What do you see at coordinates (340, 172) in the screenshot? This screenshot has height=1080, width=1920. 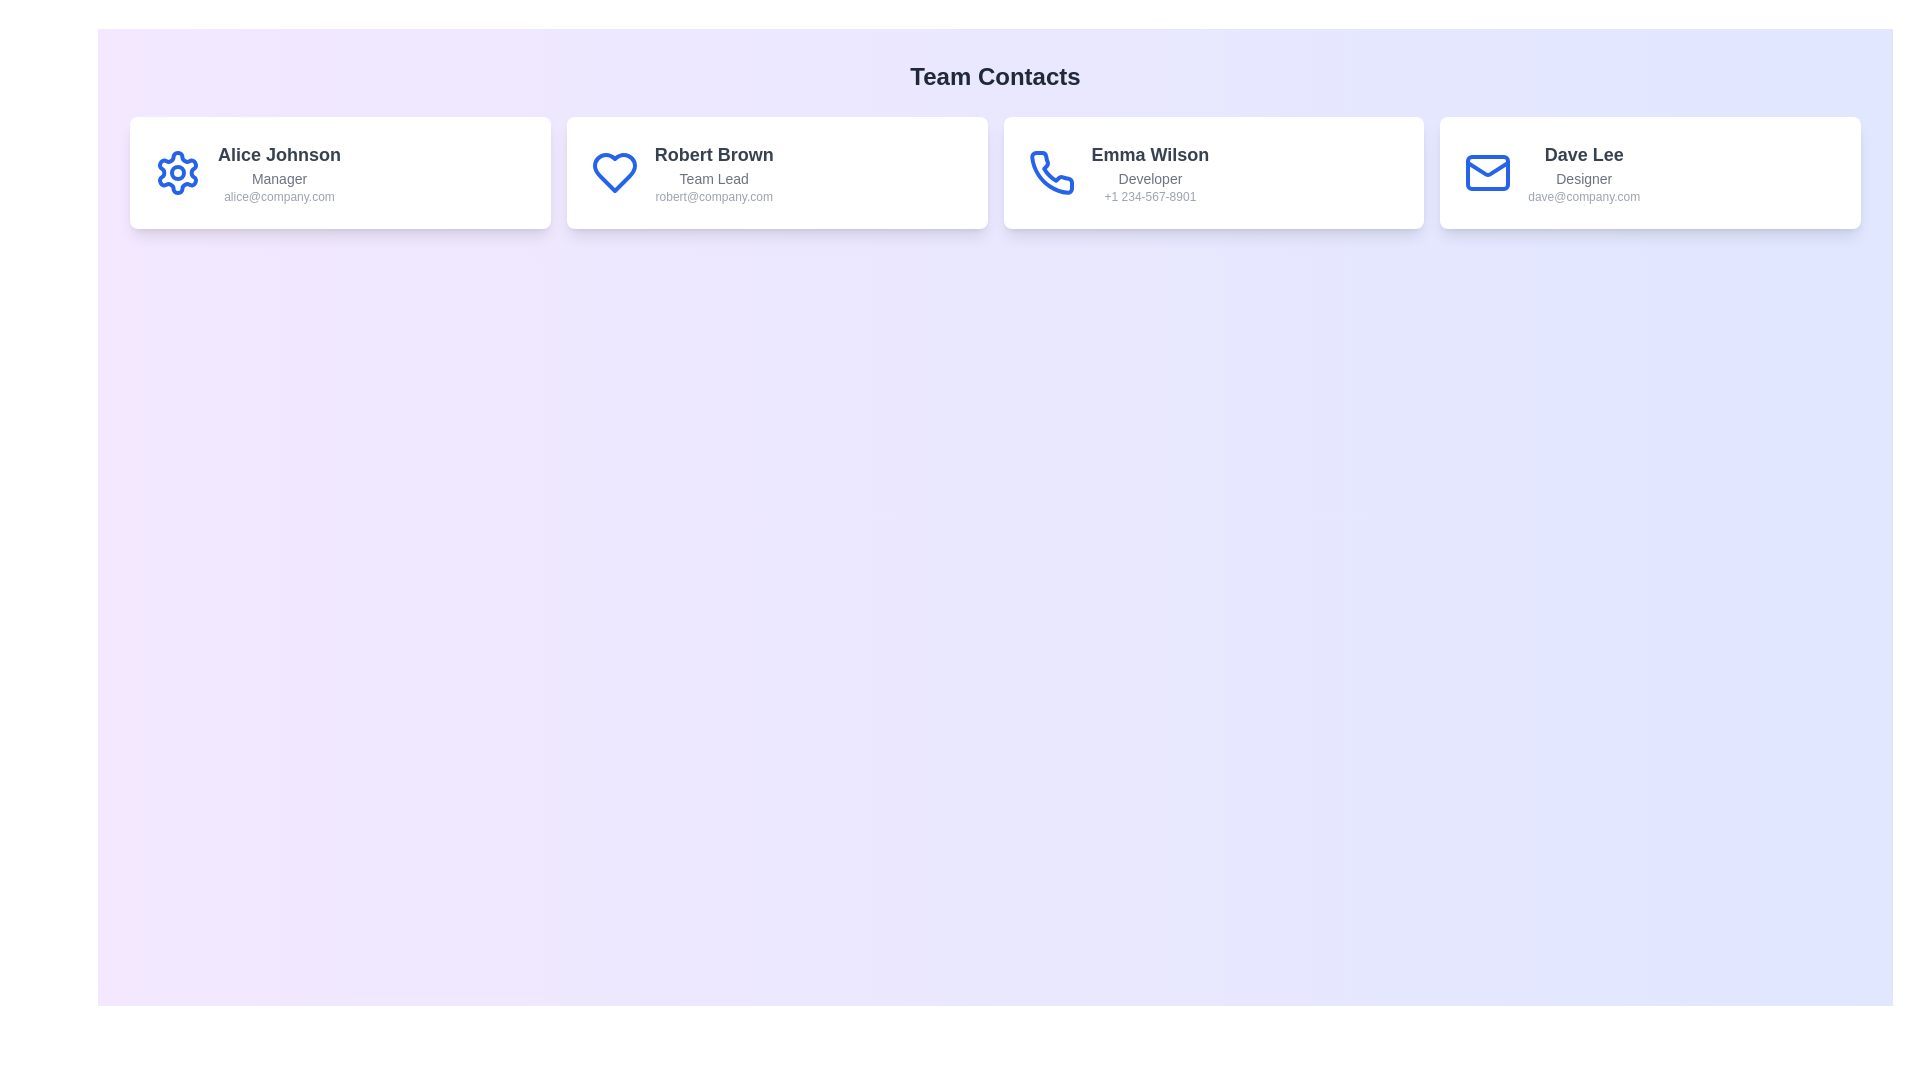 I see `text content of the first informational card located in the top-left corner of the grid layout` at bounding box center [340, 172].